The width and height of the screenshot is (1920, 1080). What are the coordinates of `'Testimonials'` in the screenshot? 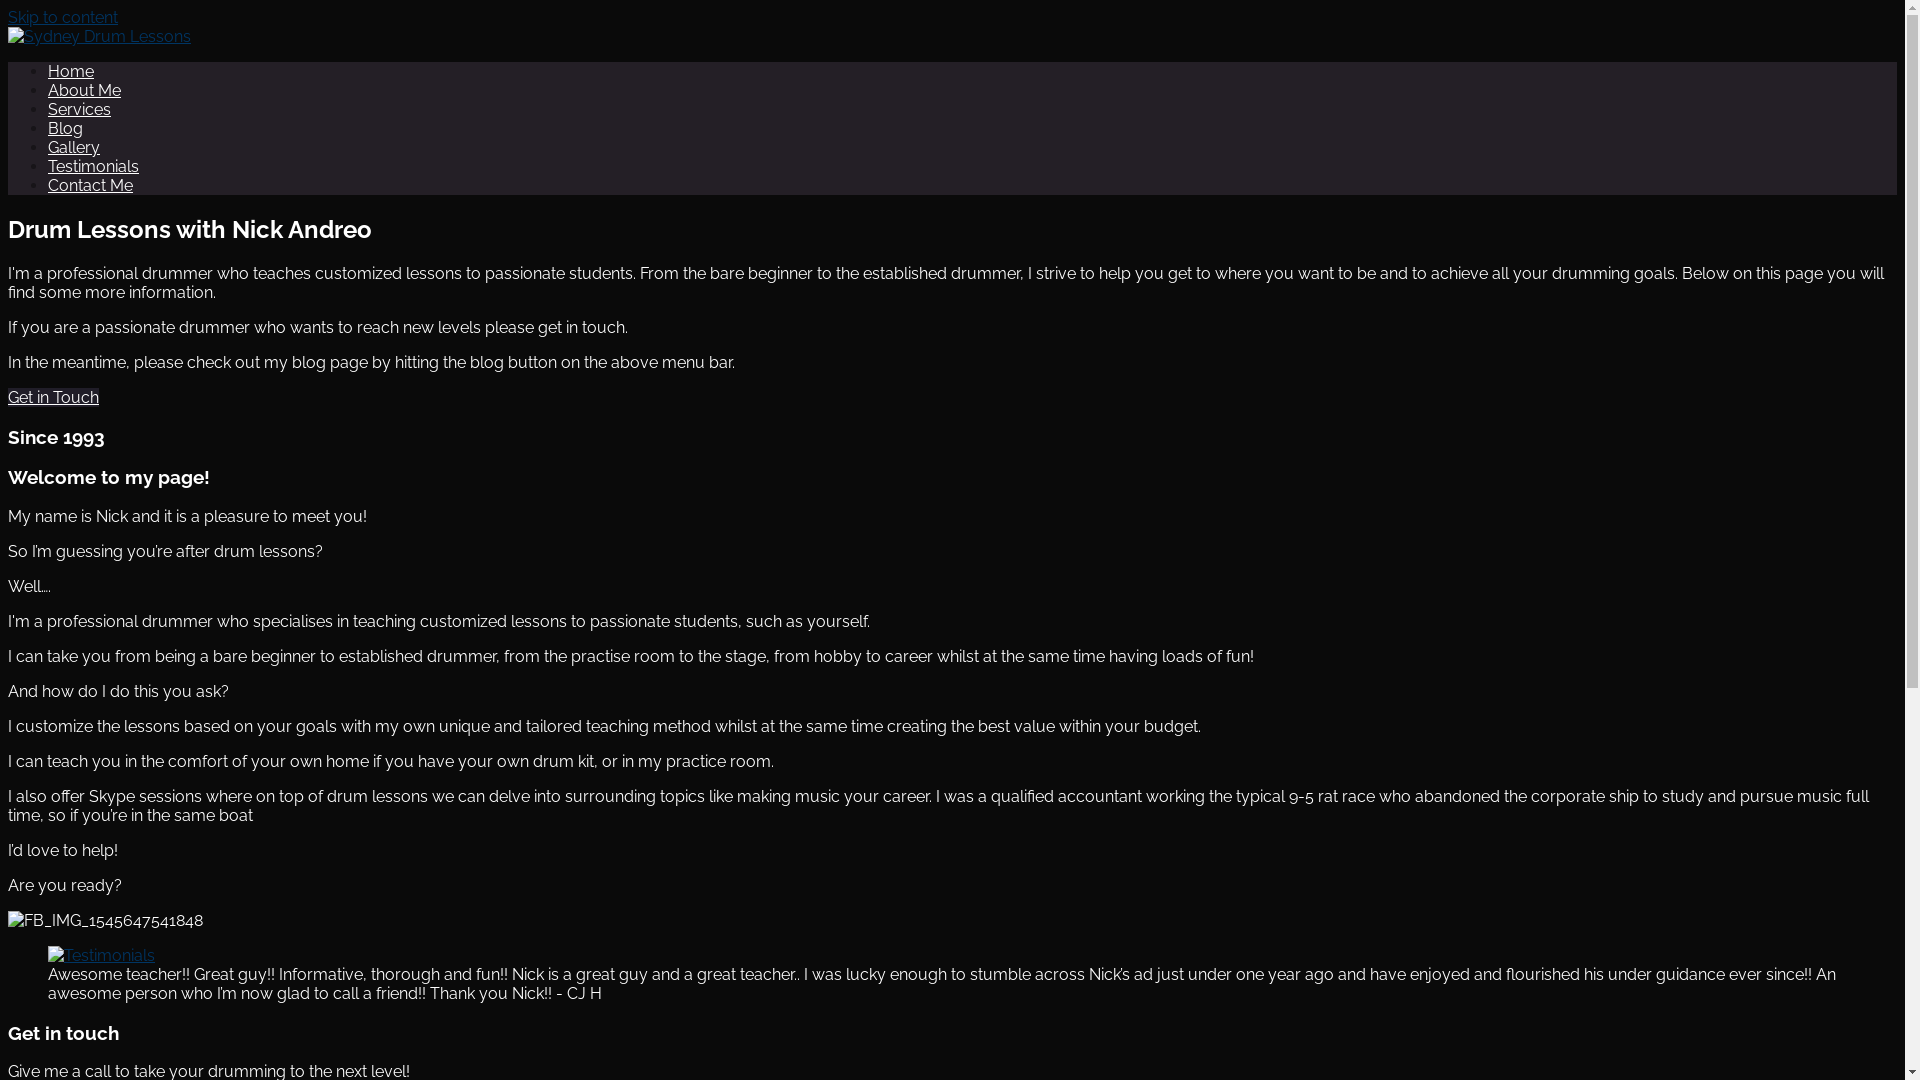 It's located at (48, 165).